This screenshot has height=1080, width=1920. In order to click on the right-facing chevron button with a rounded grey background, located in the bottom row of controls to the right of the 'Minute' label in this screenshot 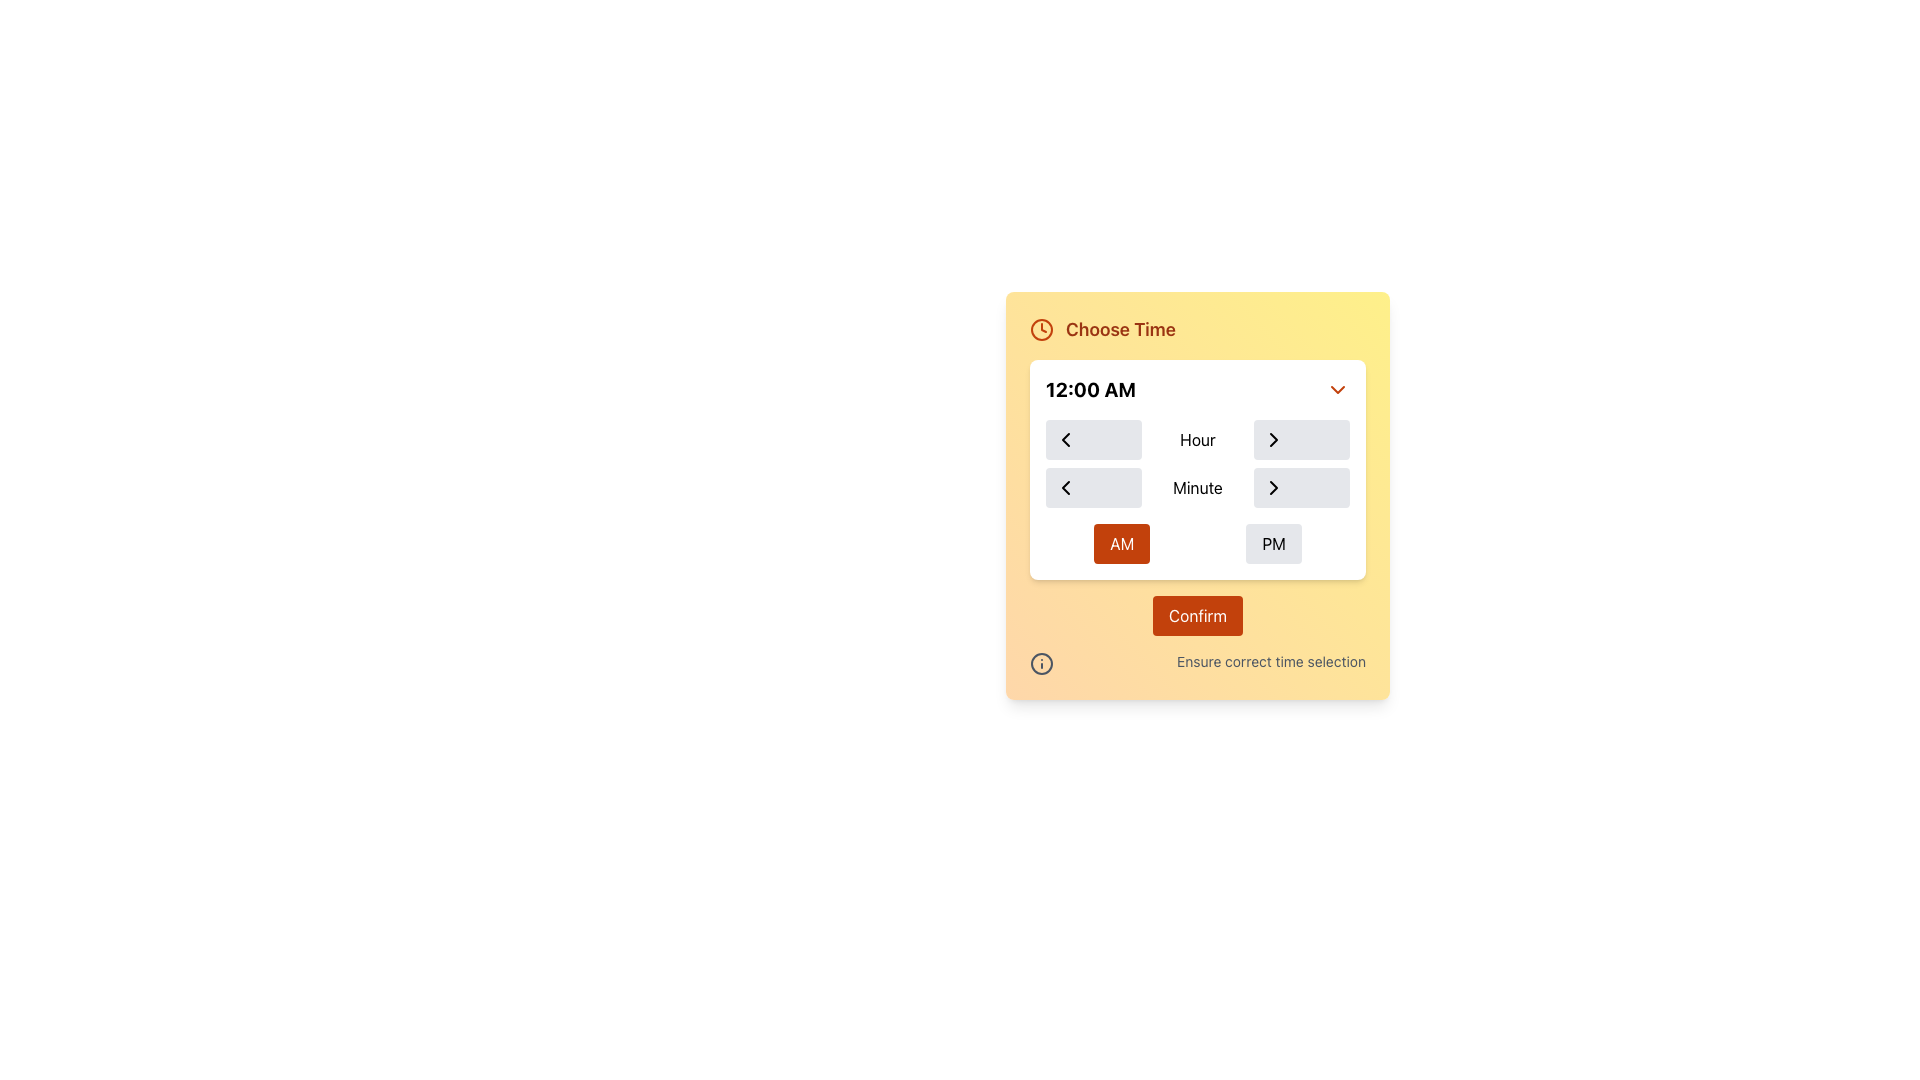, I will do `click(1272, 488)`.